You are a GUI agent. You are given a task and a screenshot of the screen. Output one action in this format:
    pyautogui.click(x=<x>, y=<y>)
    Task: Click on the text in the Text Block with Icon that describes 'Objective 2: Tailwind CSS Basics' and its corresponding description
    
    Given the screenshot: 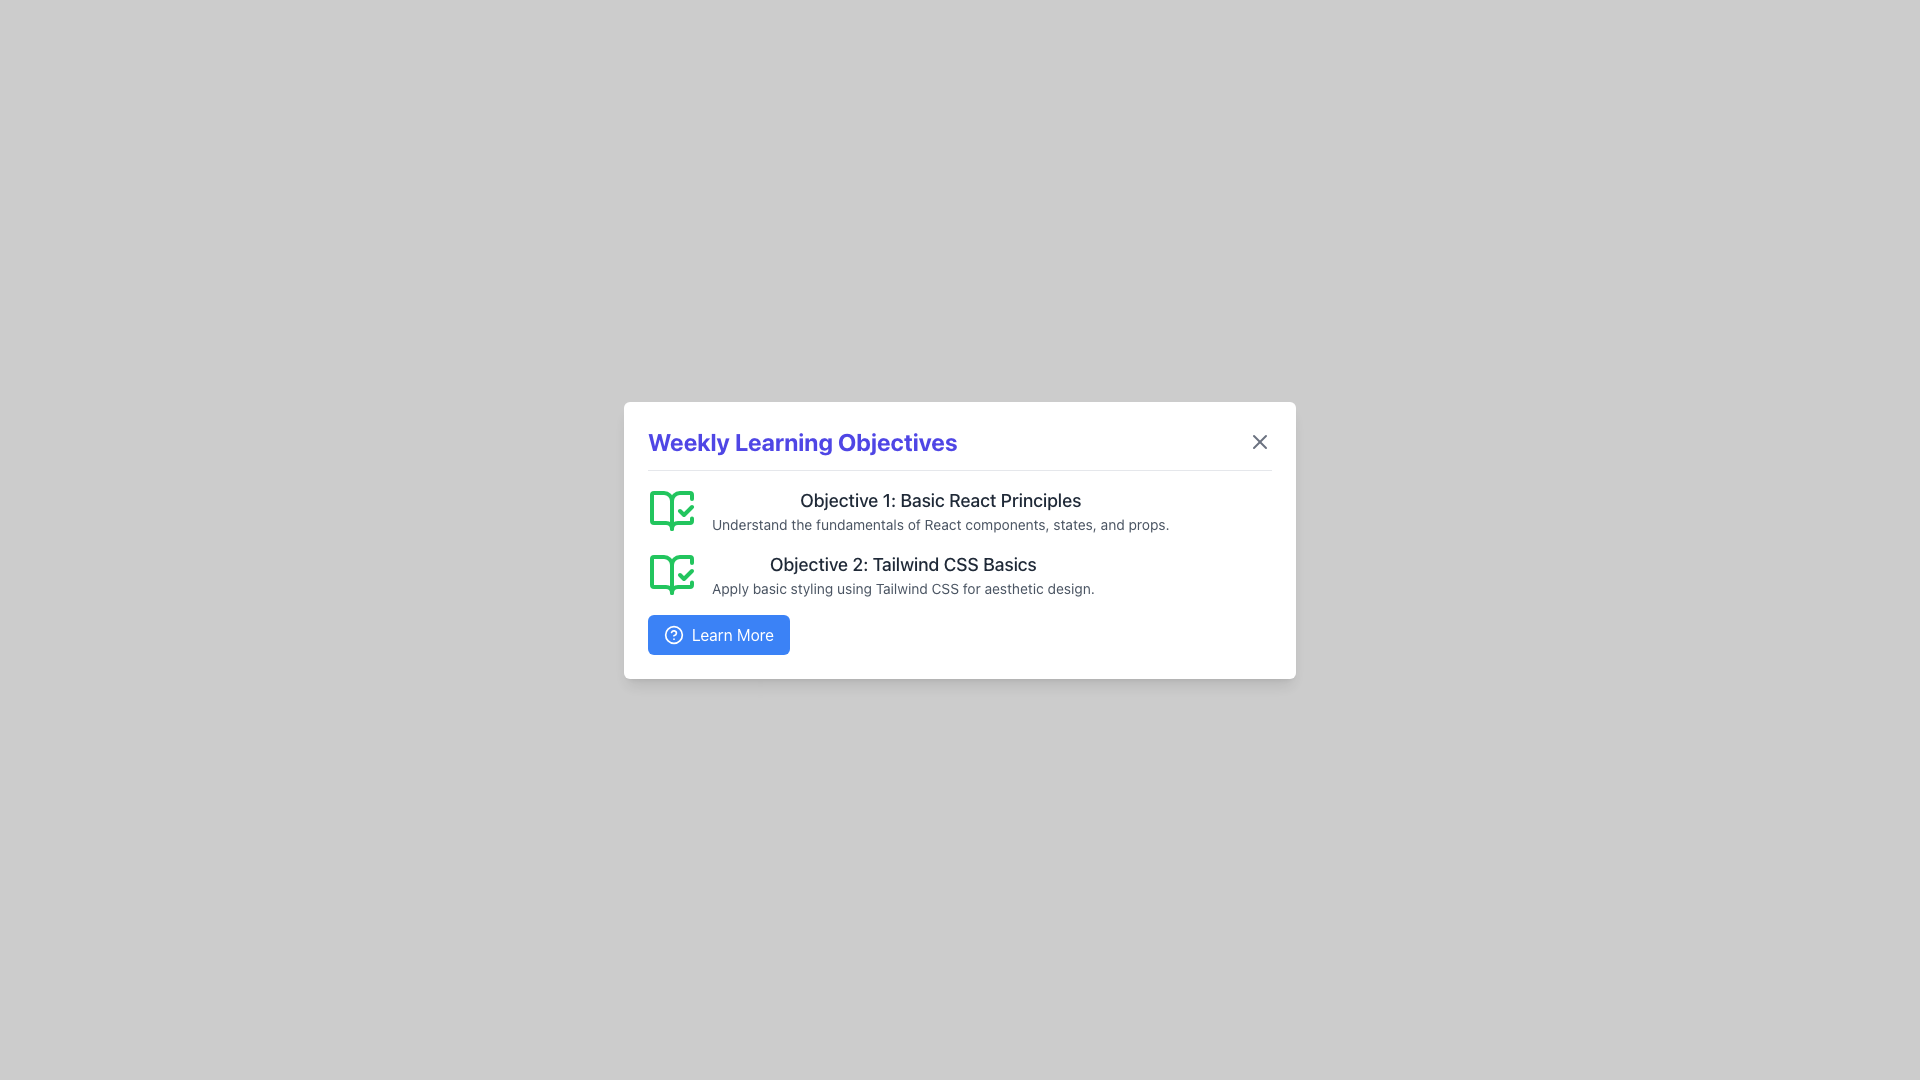 What is the action you would take?
    pyautogui.click(x=960, y=574)
    